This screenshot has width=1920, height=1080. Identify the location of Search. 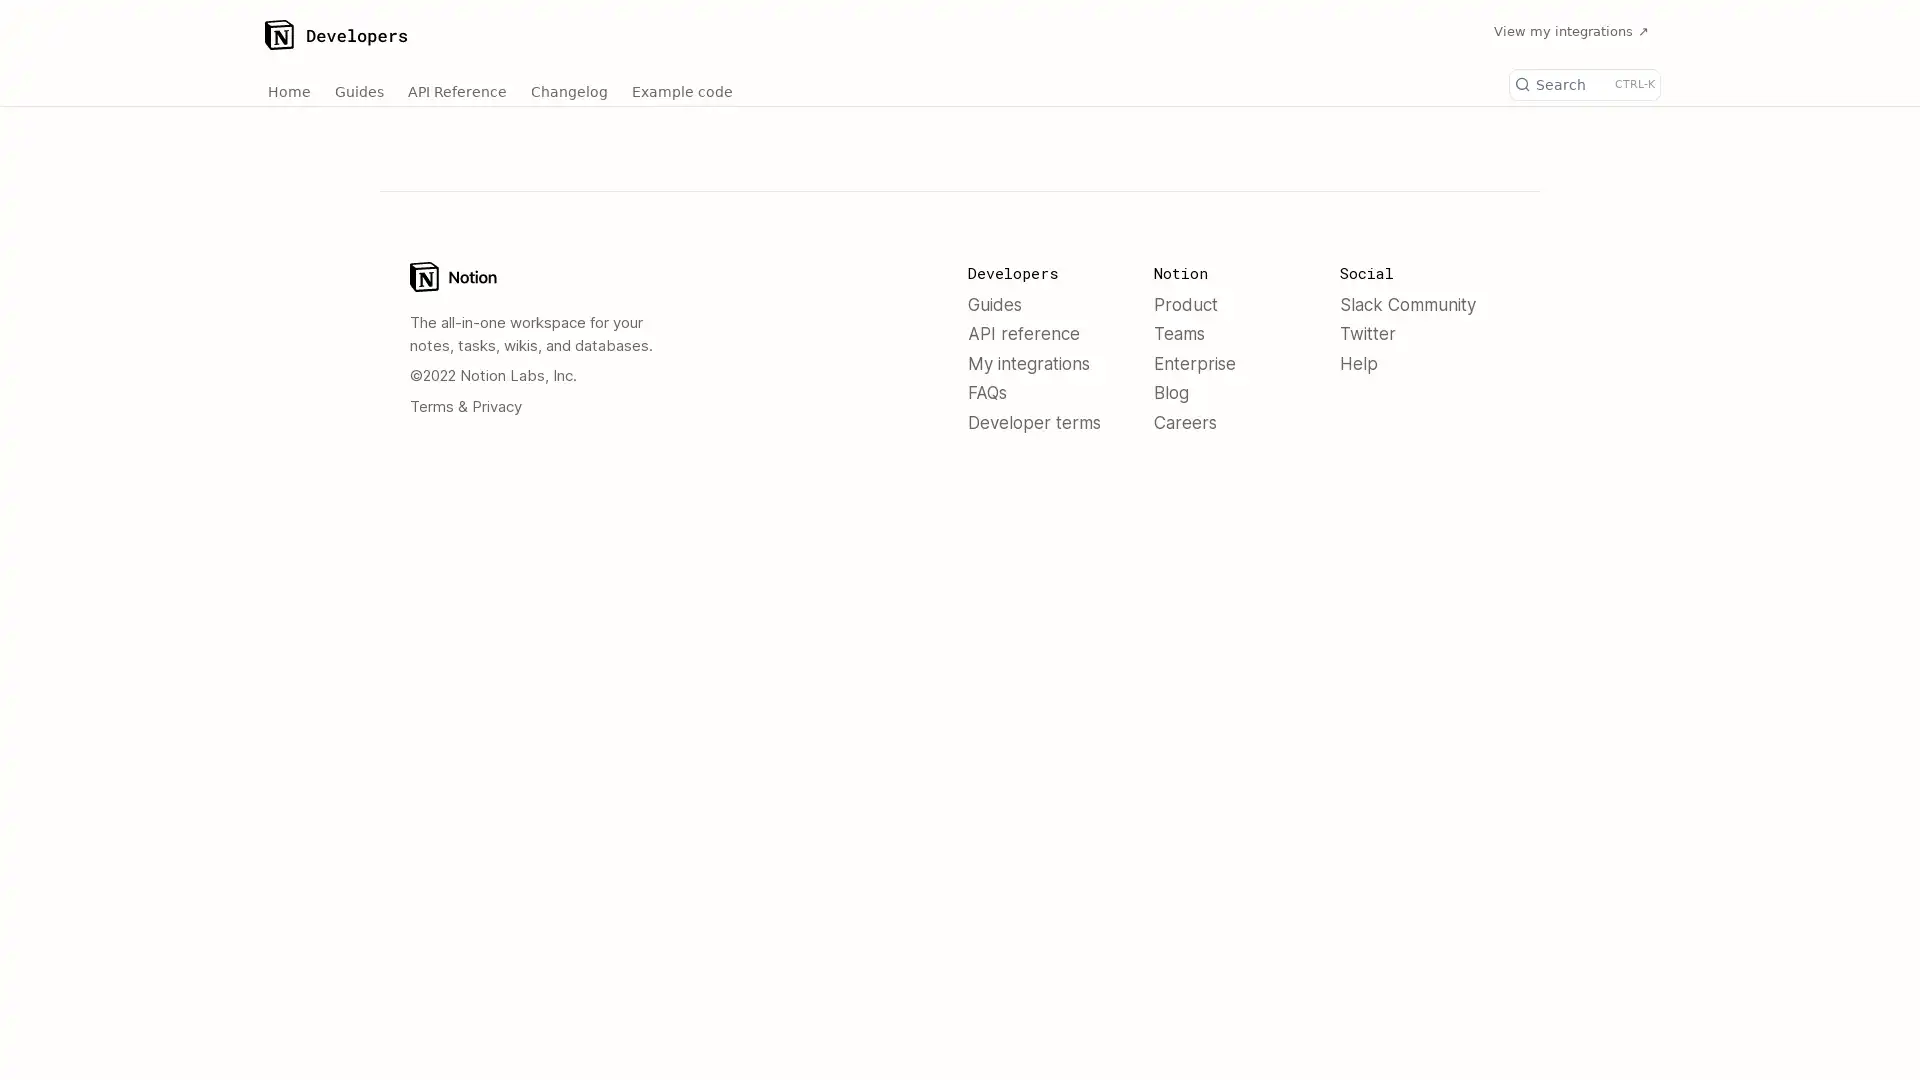
(1583, 83).